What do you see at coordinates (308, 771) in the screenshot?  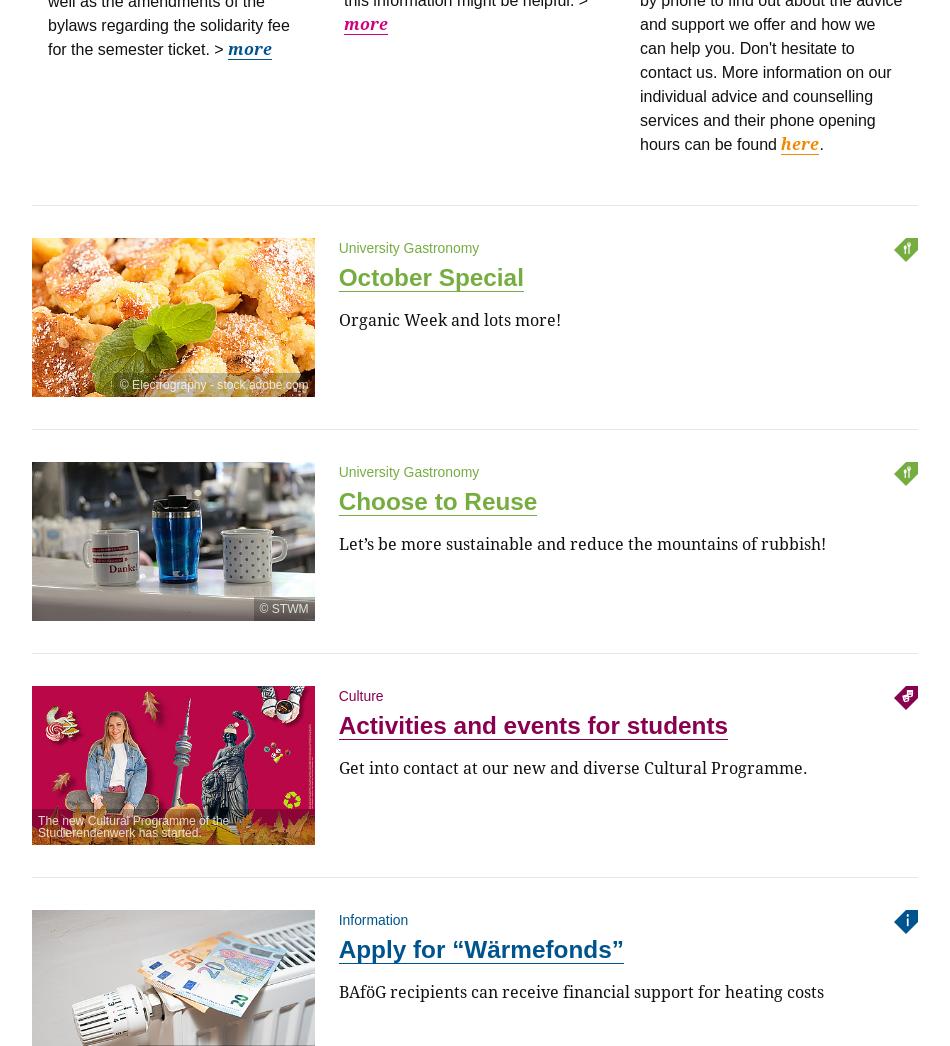 I see `'80802 München'` at bounding box center [308, 771].